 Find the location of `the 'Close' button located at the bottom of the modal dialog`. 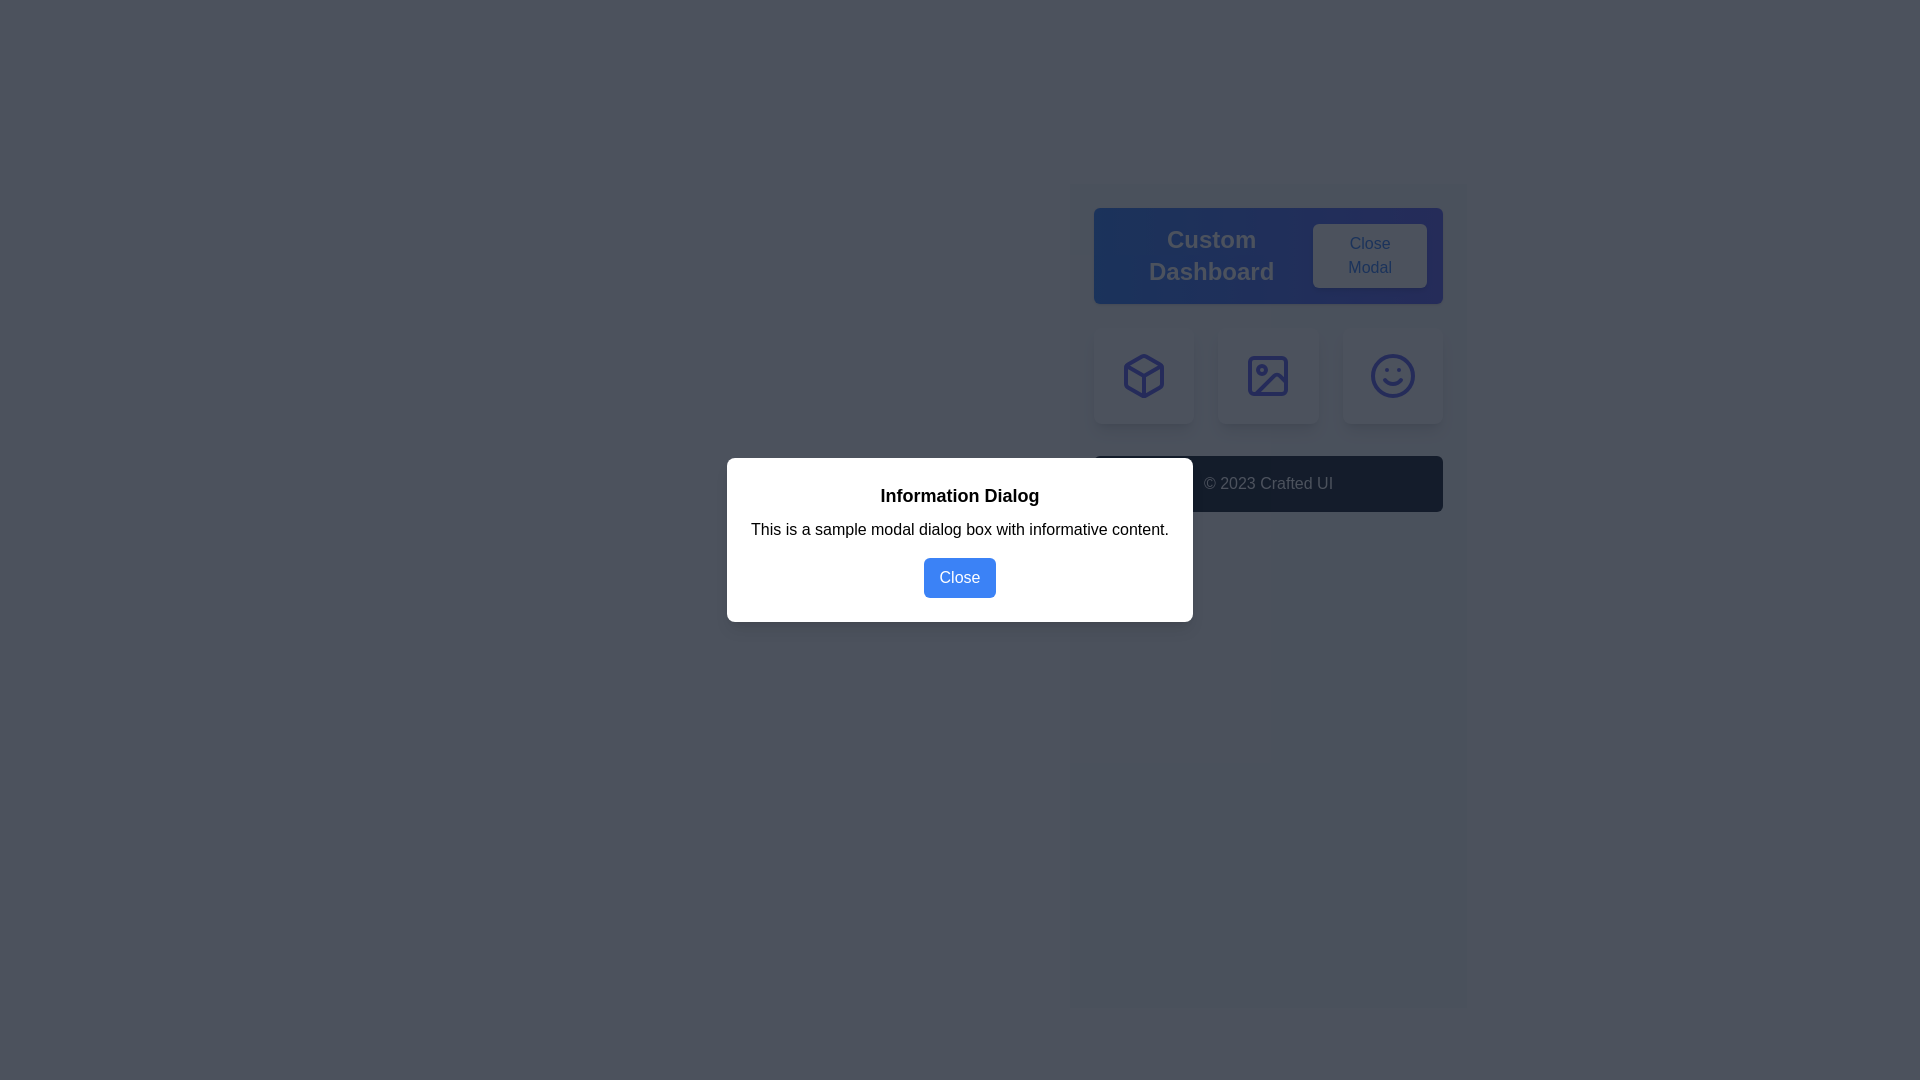

the 'Close' button located at the bottom of the modal dialog is located at coordinates (960, 578).